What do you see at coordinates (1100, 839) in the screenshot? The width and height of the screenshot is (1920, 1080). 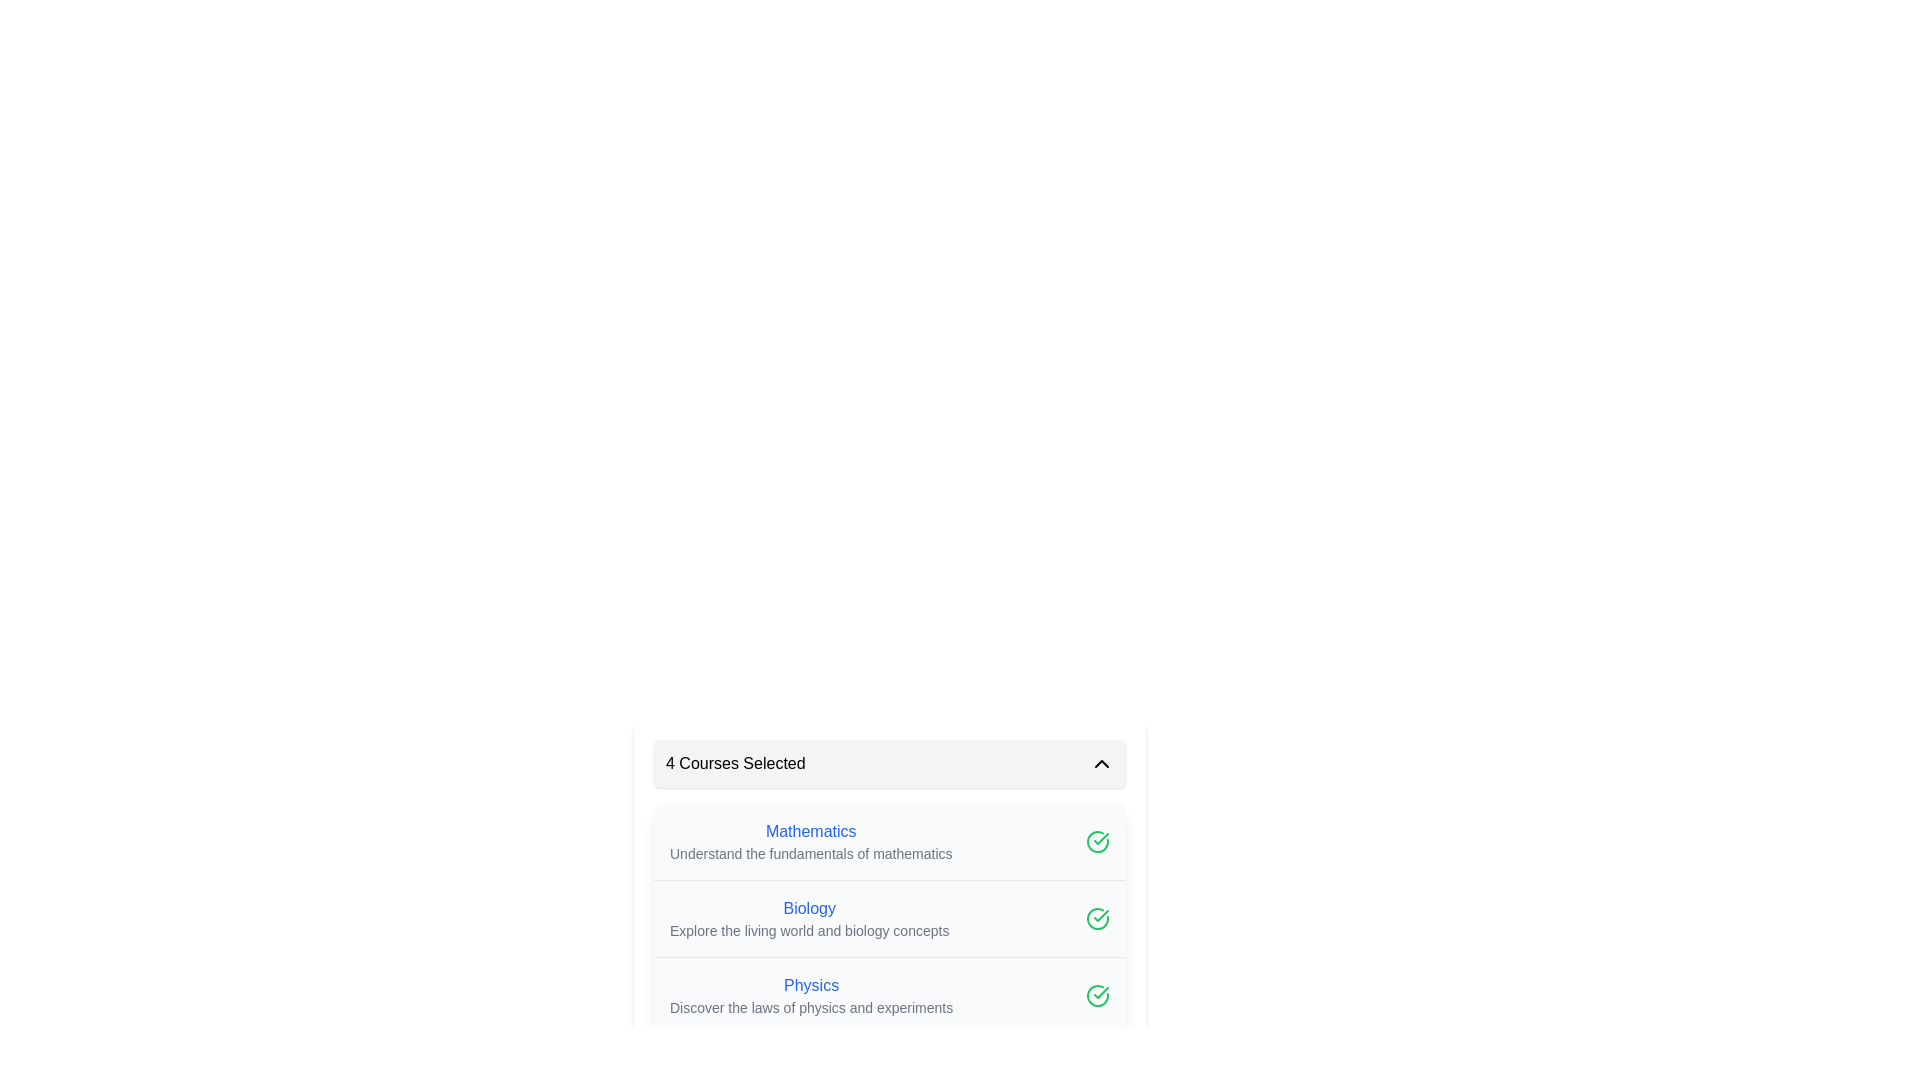 I see `the checkmark icon nested within the circular green icon to the right of the 'Biology' text in the '4 Courses Selected' dropdown menu` at bounding box center [1100, 839].